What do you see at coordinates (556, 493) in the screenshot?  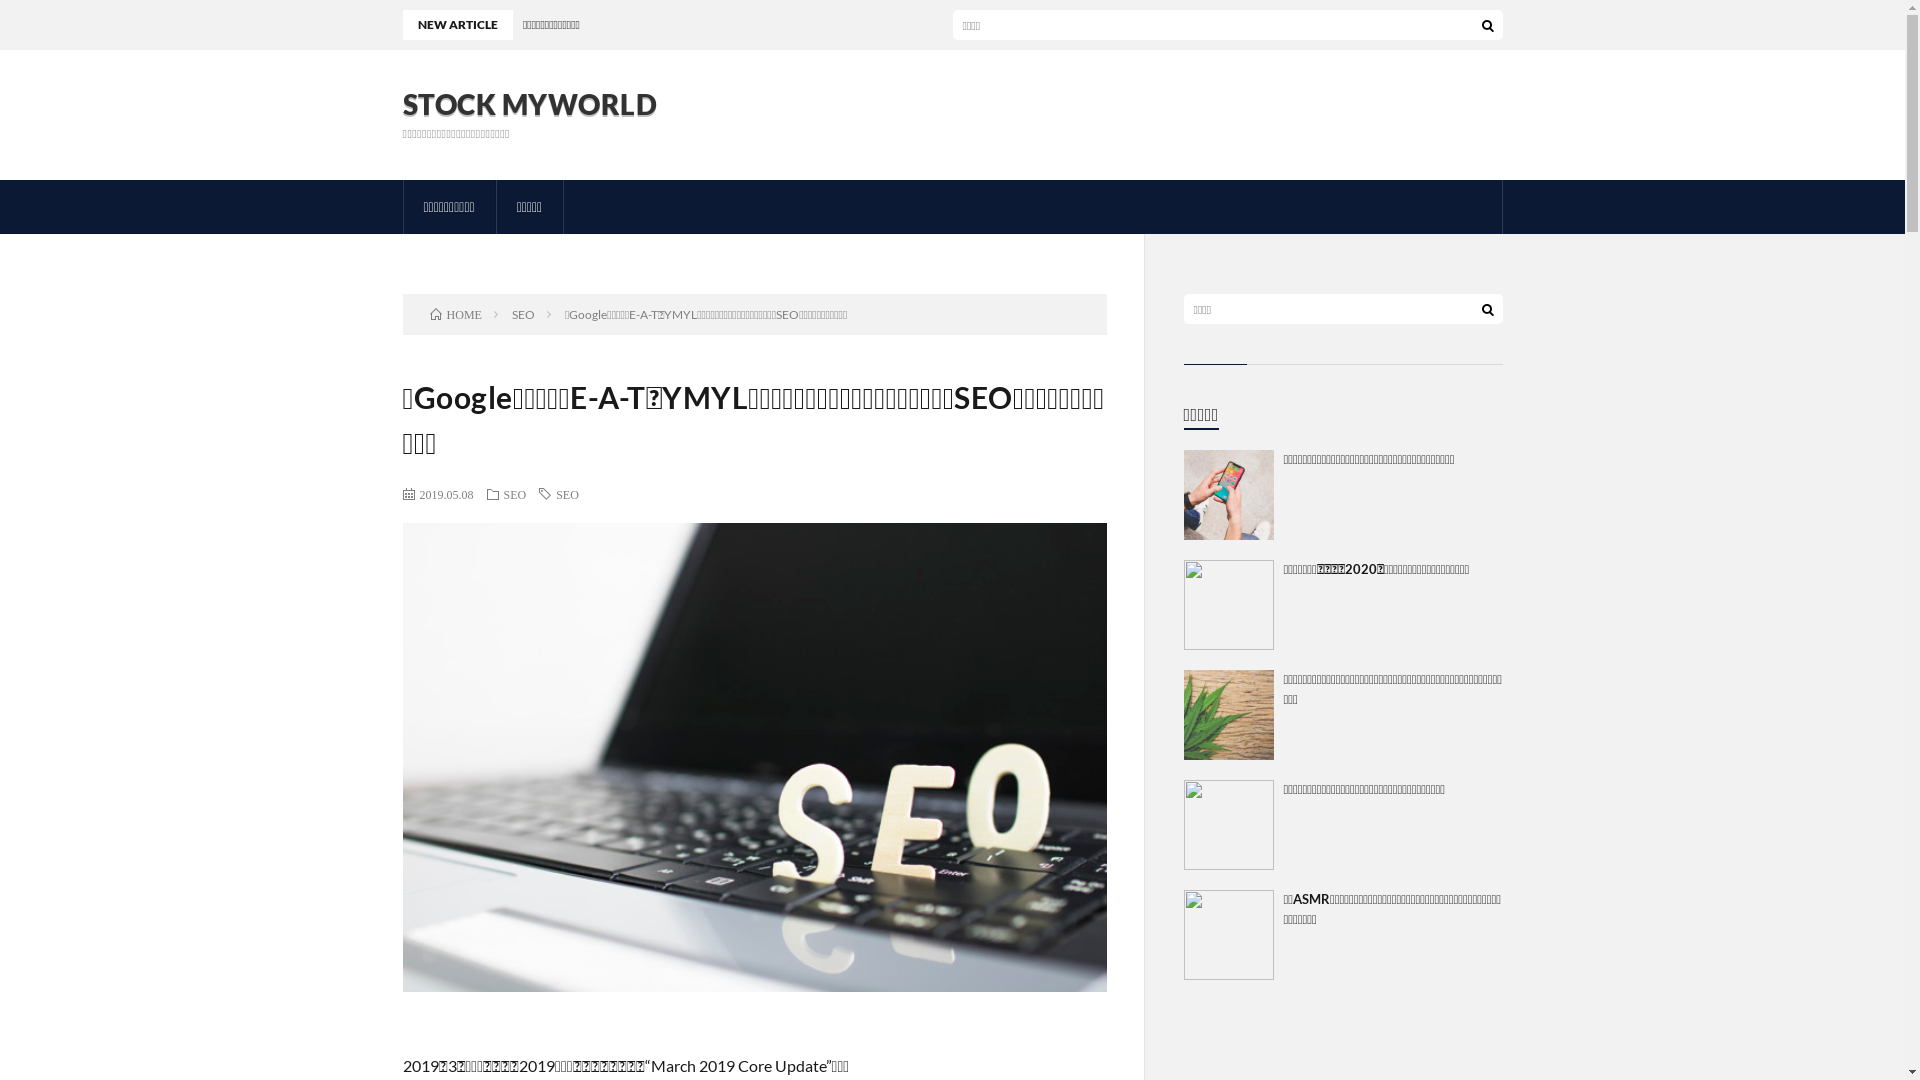 I see `'SEO'` at bounding box center [556, 493].